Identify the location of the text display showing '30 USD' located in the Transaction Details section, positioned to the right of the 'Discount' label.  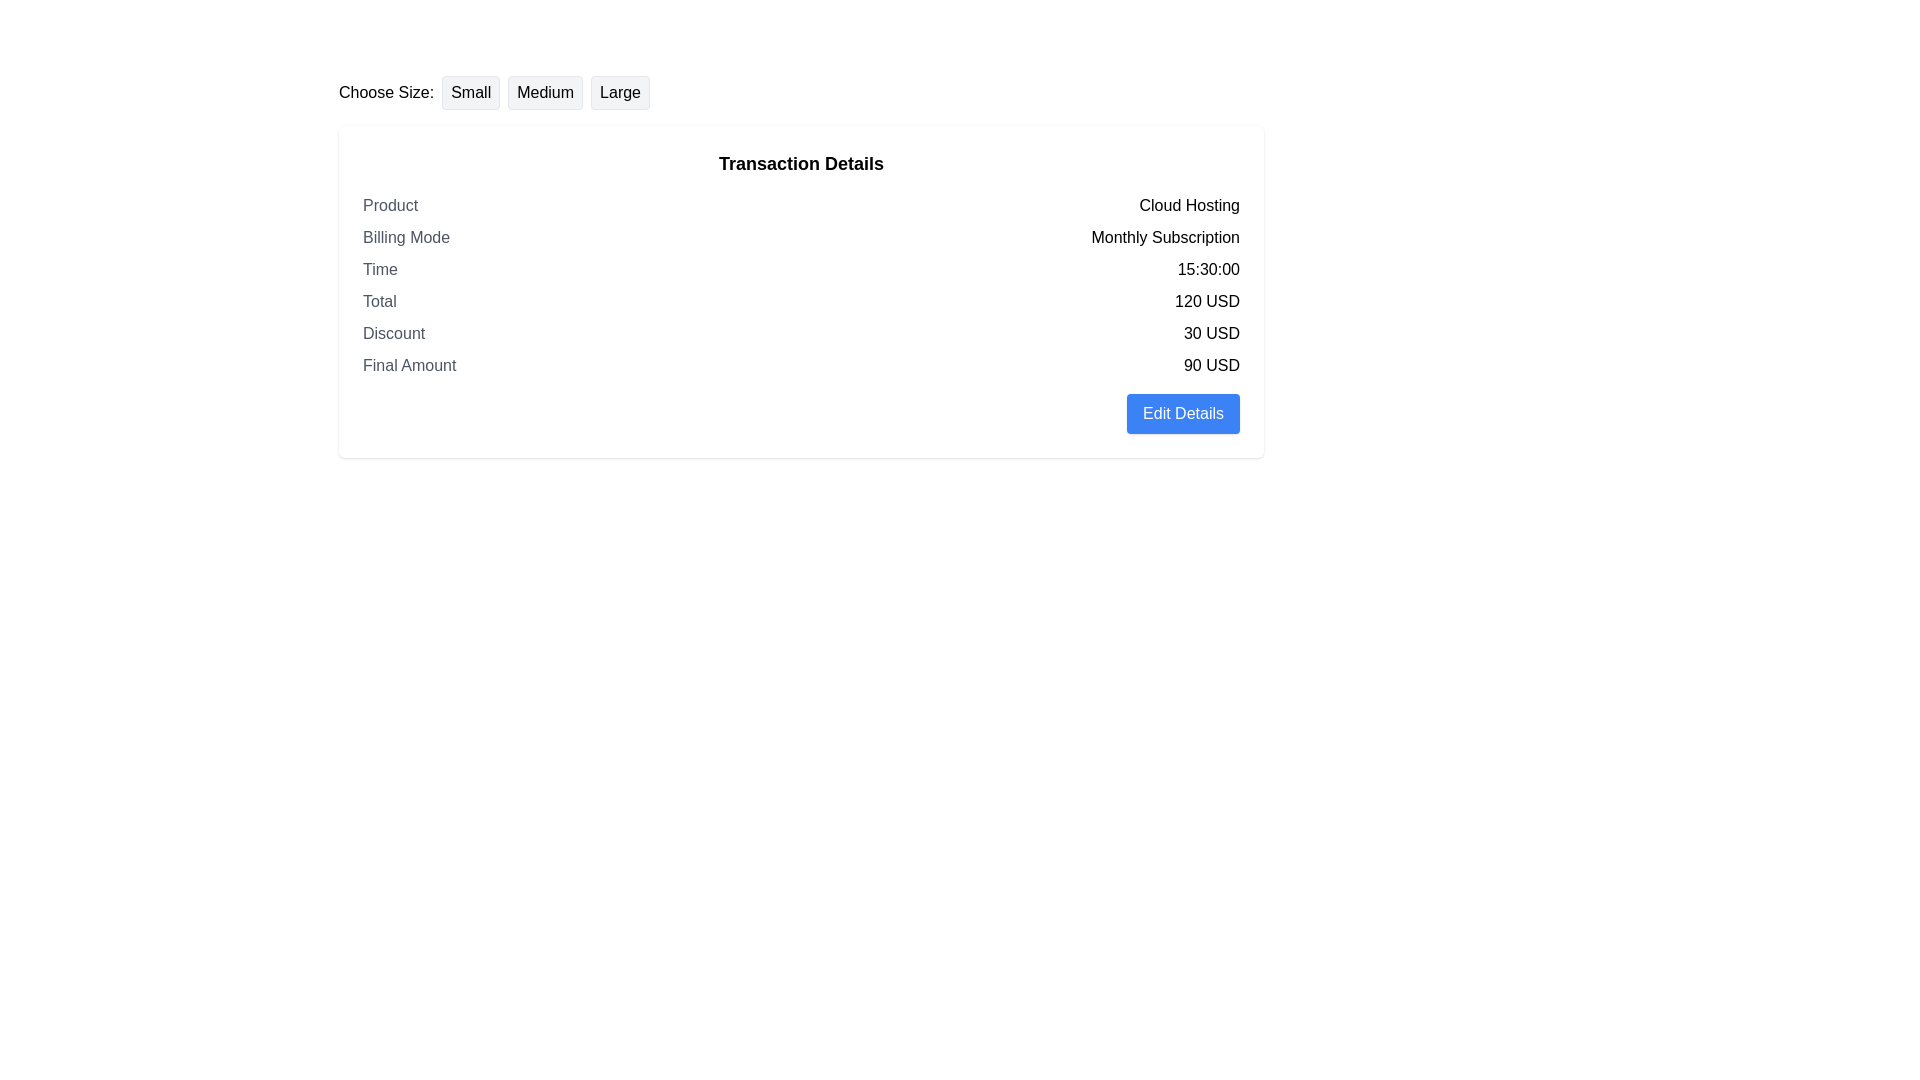
(1210, 333).